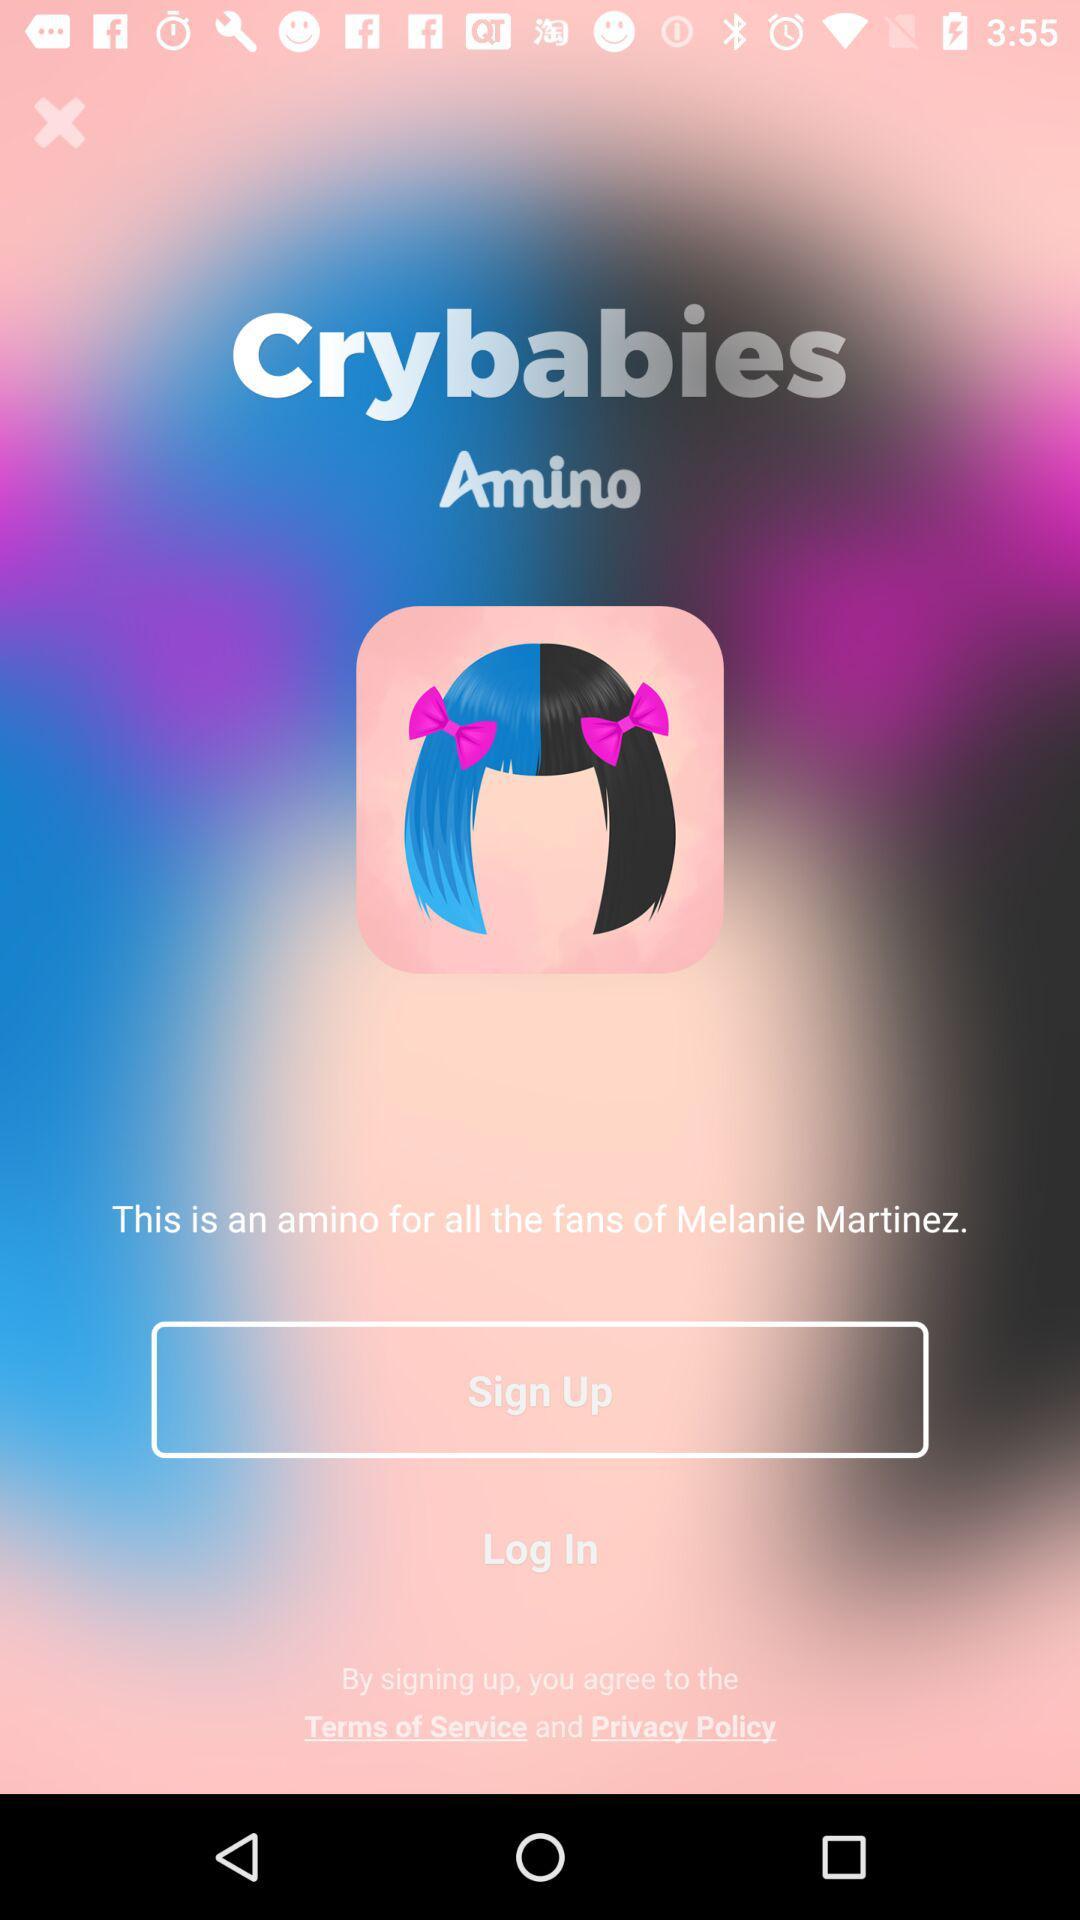 Image resolution: width=1080 pixels, height=1920 pixels. I want to click on the item above the by signing up app, so click(540, 1546).